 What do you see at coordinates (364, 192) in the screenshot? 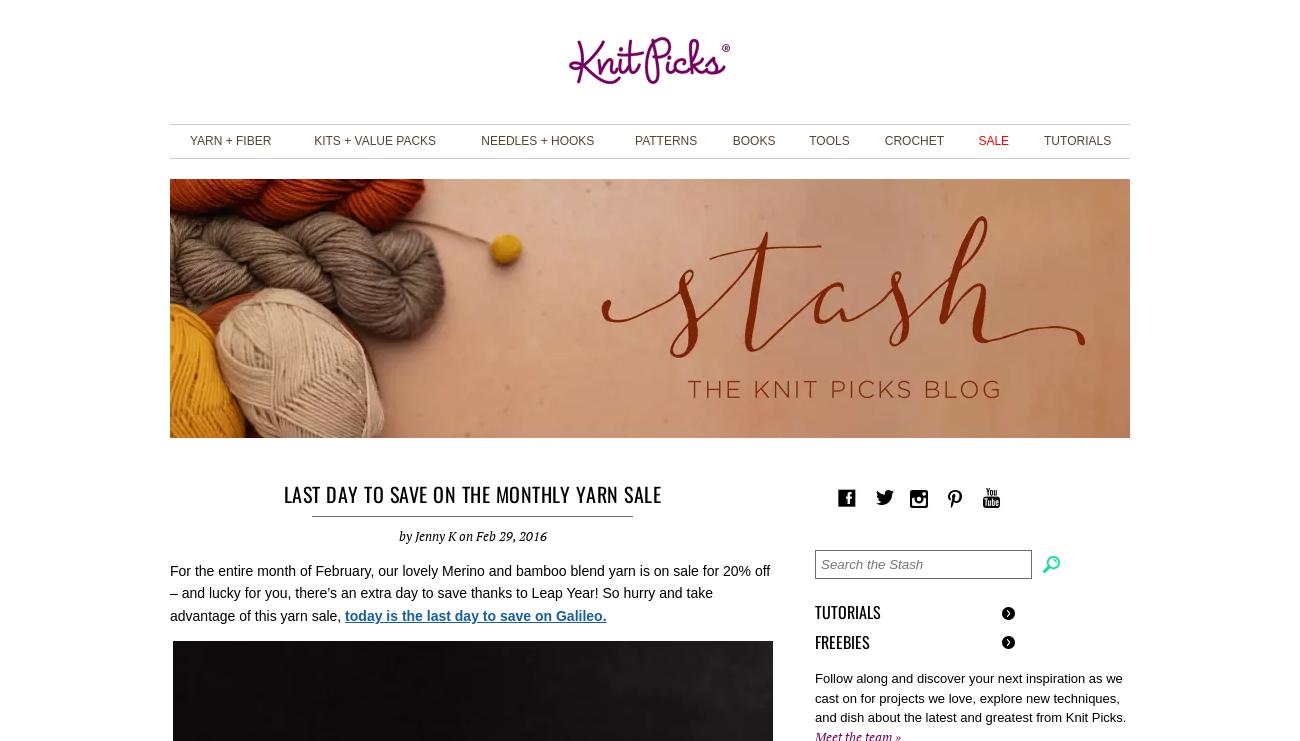
I see `'View All Project Kits'` at bounding box center [364, 192].